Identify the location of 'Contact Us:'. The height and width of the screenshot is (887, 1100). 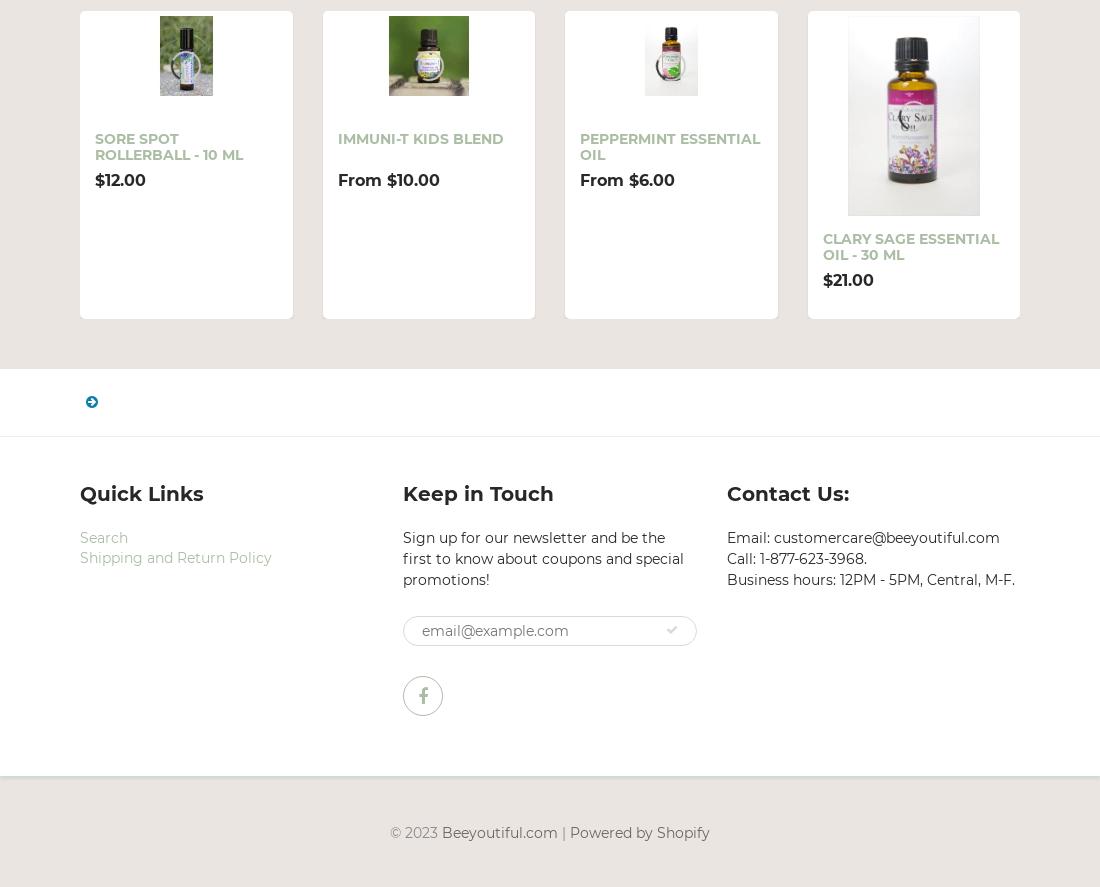
(787, 491).